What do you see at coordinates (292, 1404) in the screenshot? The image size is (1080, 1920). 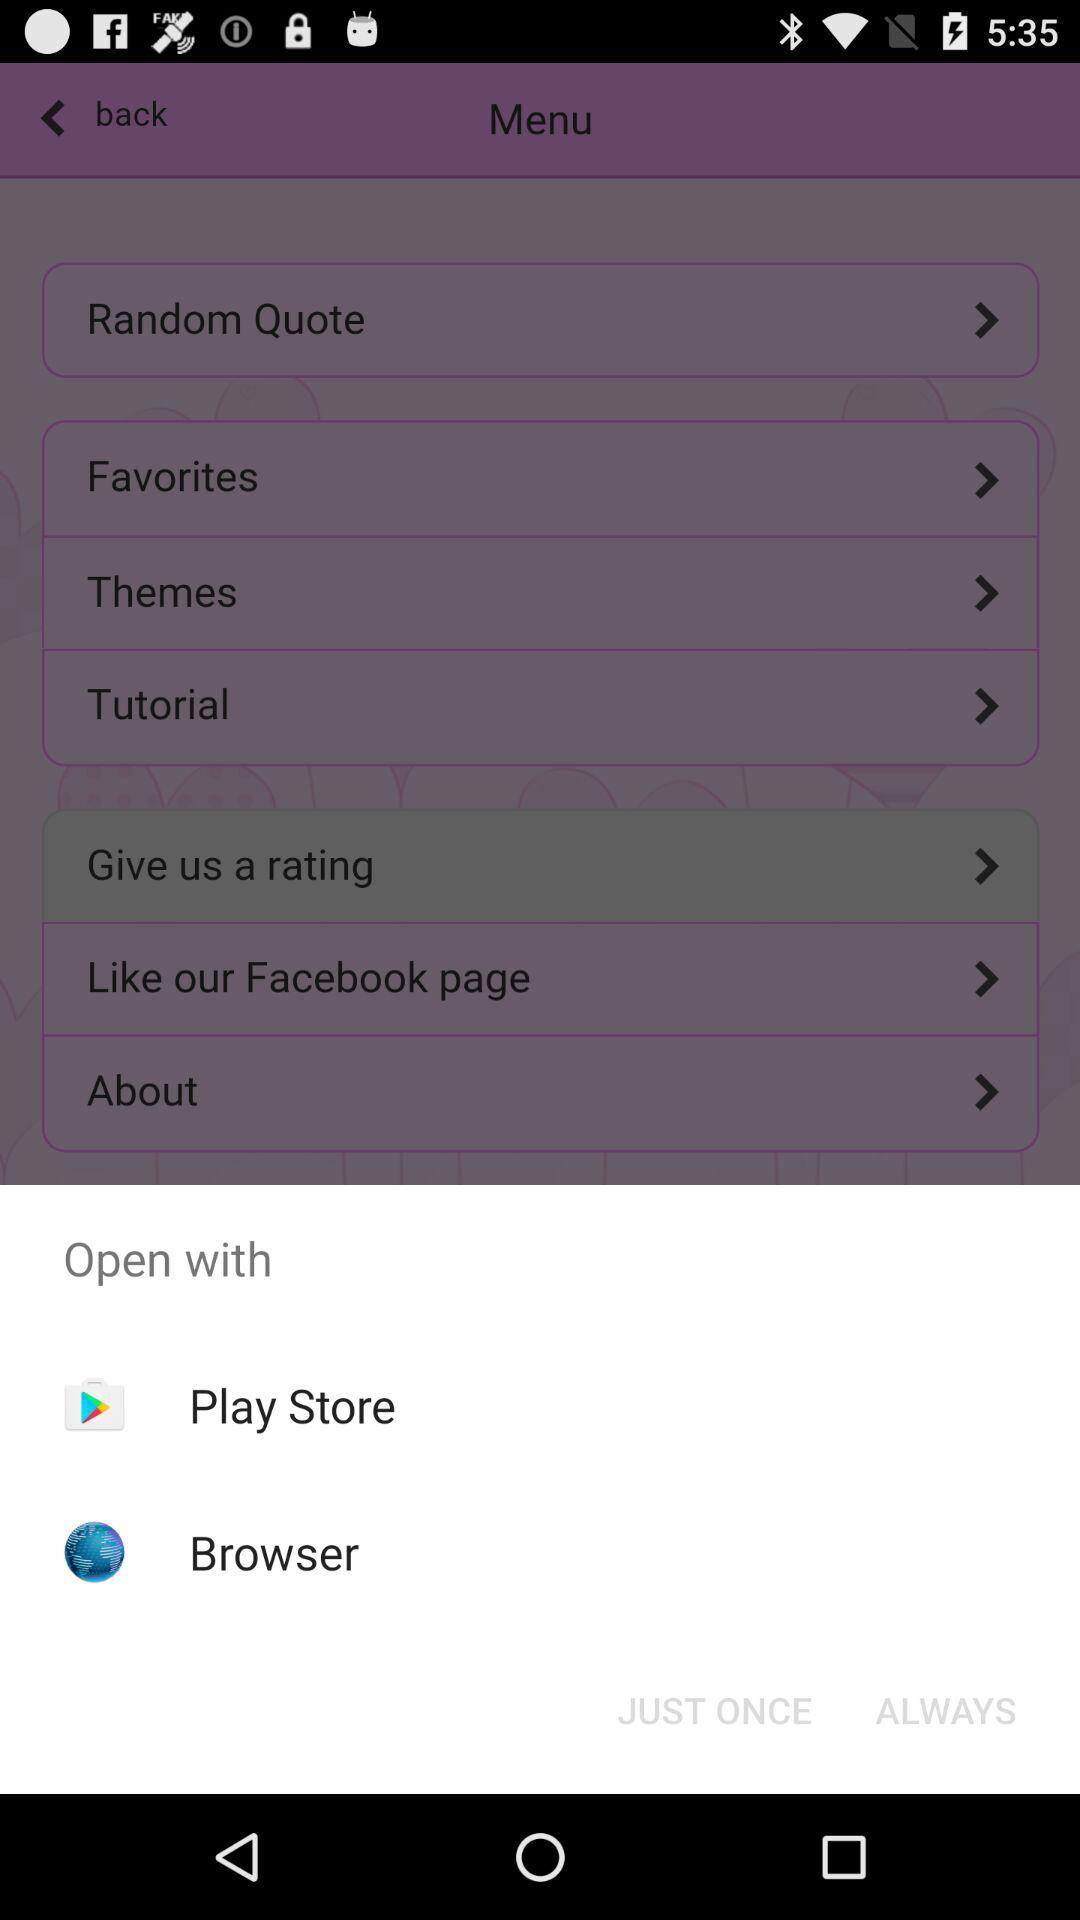 I see `icon above browser app` at bounding box center [292, 1404].